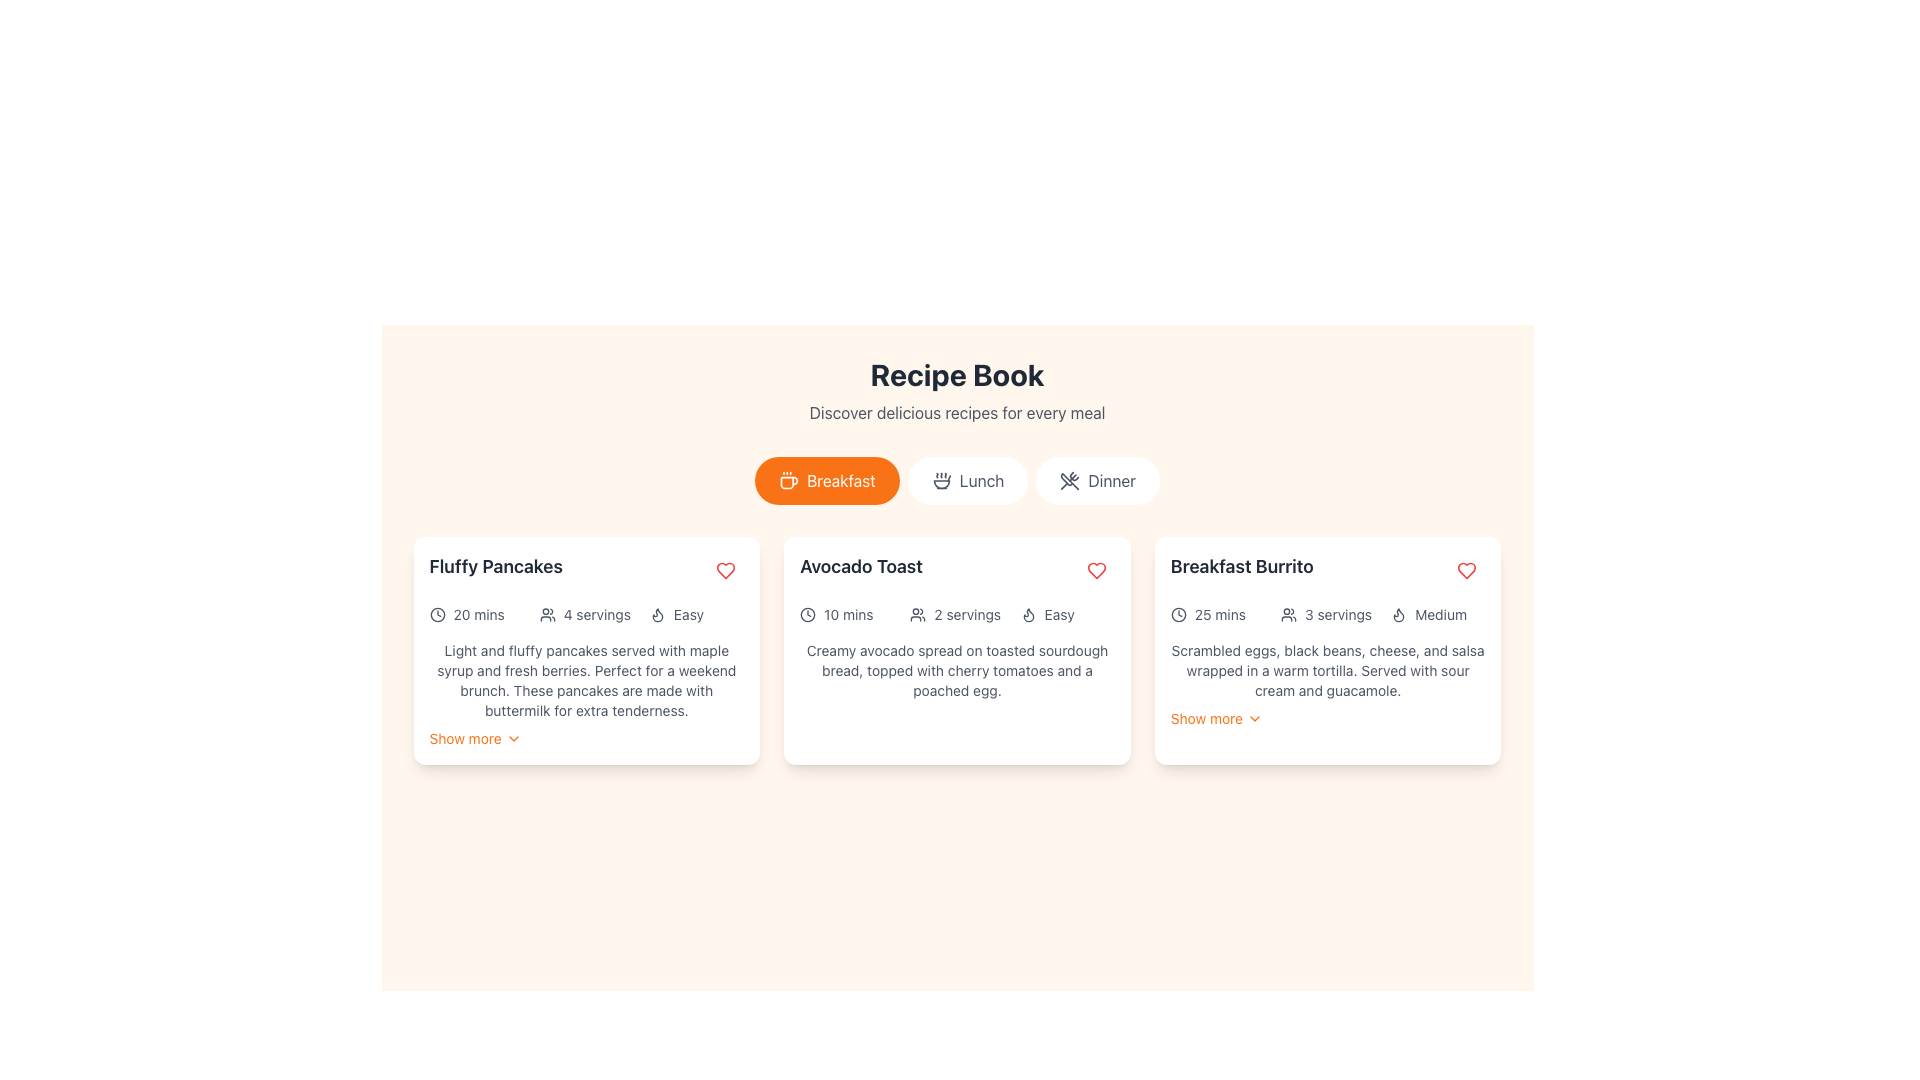 The width and height of the screenshot is (1920, 1080). Describe the element at coordinates (1328, 684) in the screenshot. I see `the 'Show more' link located below the primary descriptive text within the 'Breakfast Burrito' card` at that location.